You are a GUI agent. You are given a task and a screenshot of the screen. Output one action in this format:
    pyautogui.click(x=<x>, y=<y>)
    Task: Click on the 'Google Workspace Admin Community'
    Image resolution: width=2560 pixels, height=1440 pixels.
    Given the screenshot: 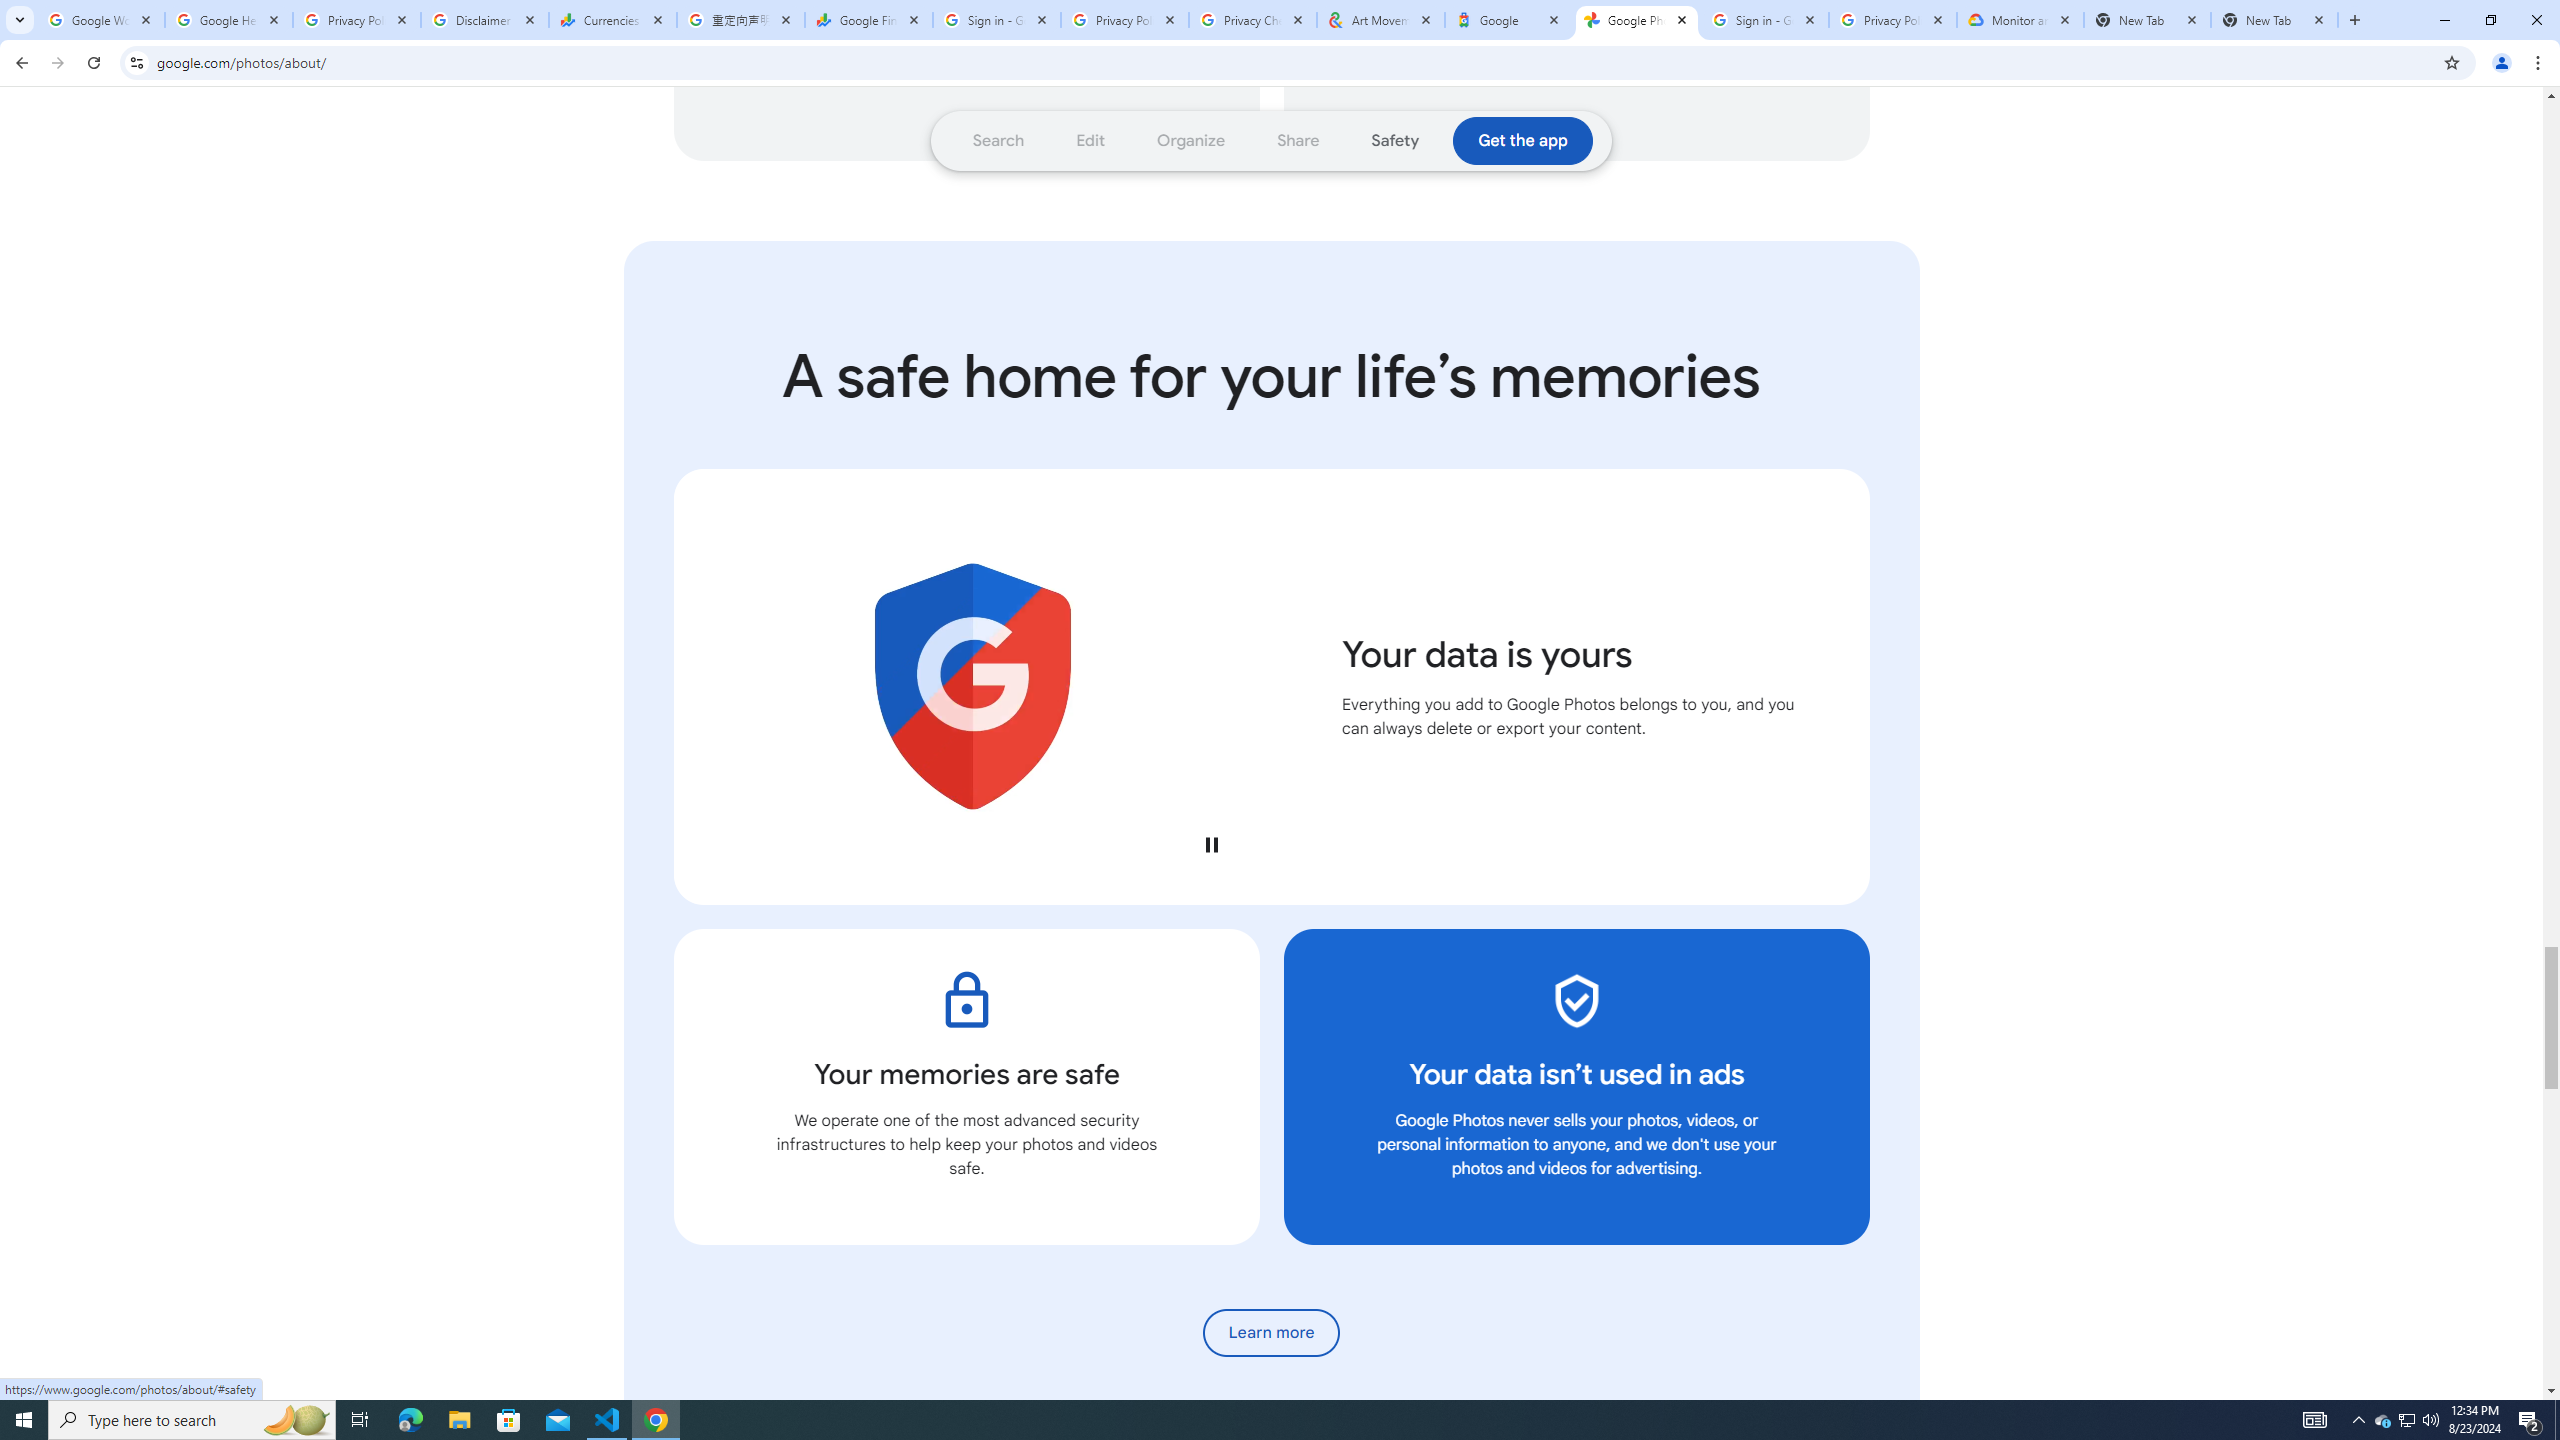 What is the action you would take?
    pyautogui.click(x=101, y=19)
    